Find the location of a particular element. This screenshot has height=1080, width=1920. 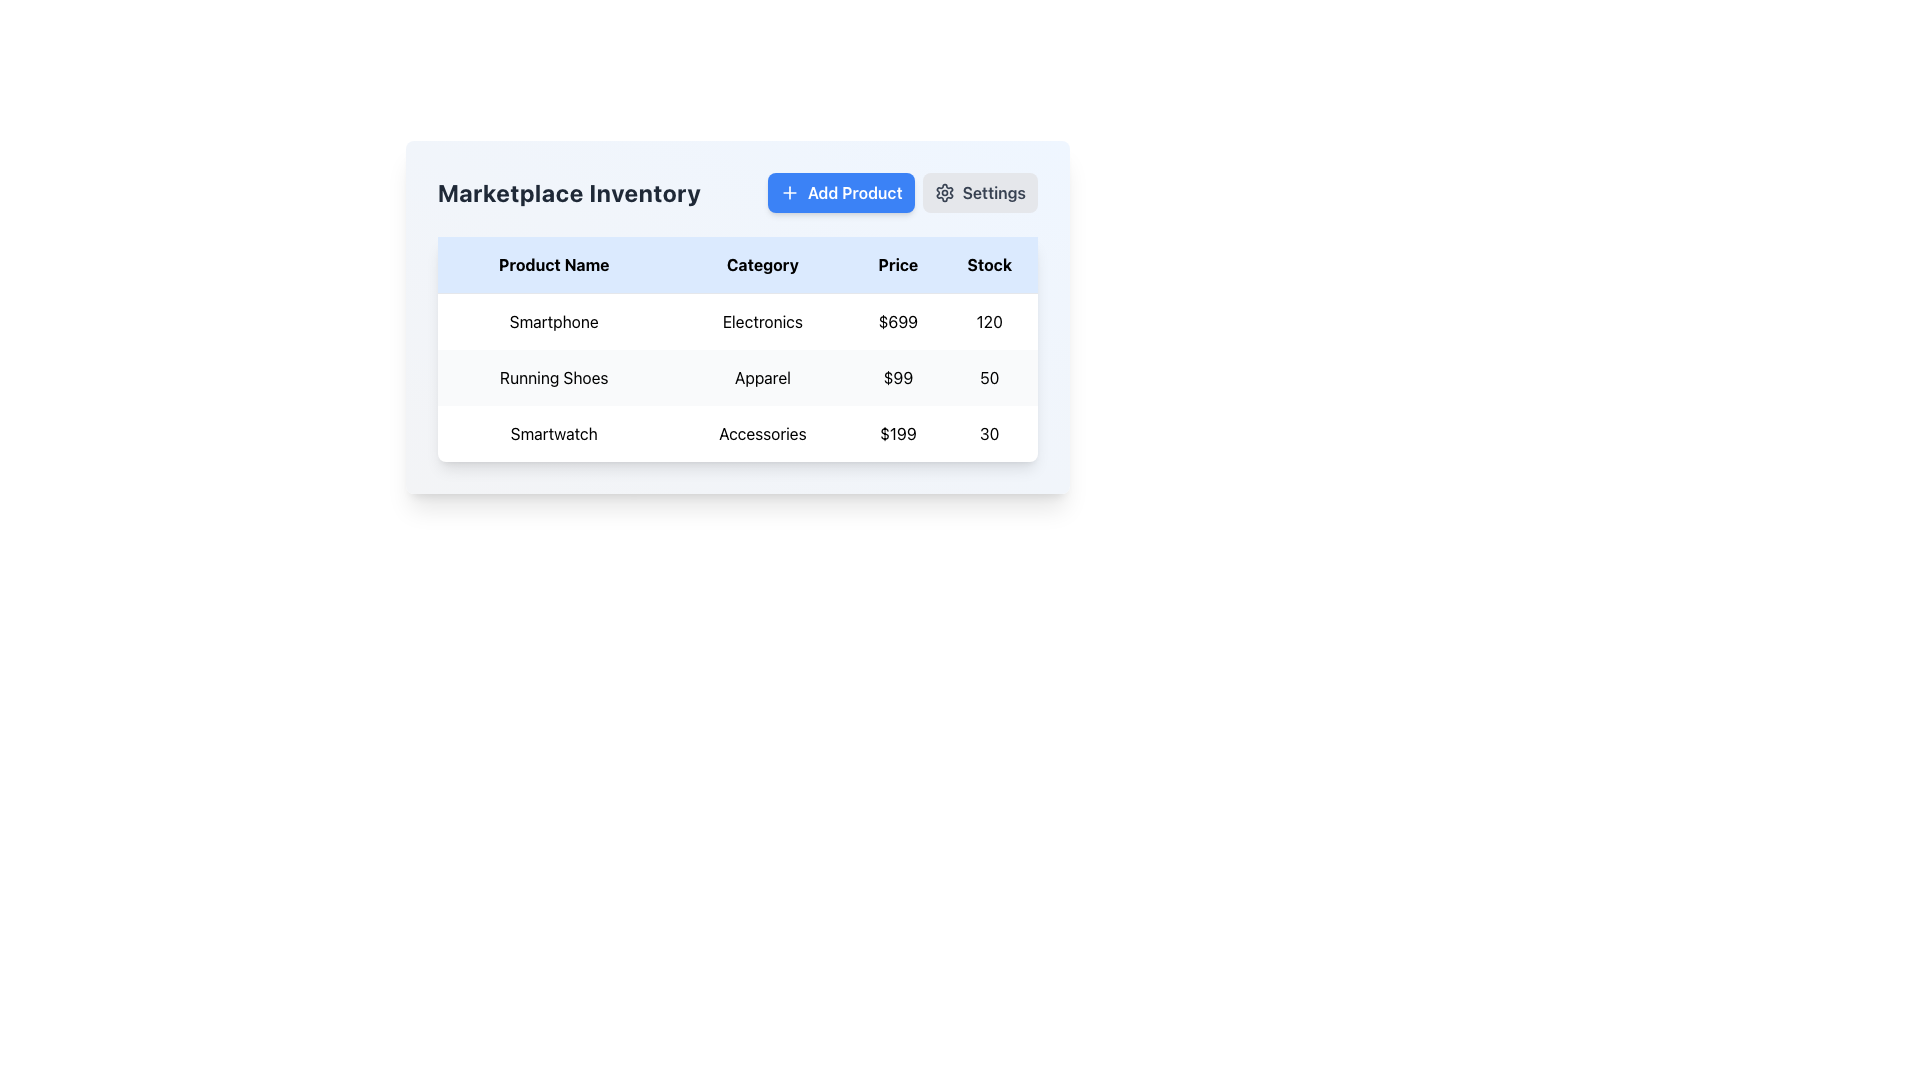

the text element displaying '30', which indicates the stock quantity for the product 'Smartwatch', located in the rightmost column of the table is located at coordinates (989, 433).